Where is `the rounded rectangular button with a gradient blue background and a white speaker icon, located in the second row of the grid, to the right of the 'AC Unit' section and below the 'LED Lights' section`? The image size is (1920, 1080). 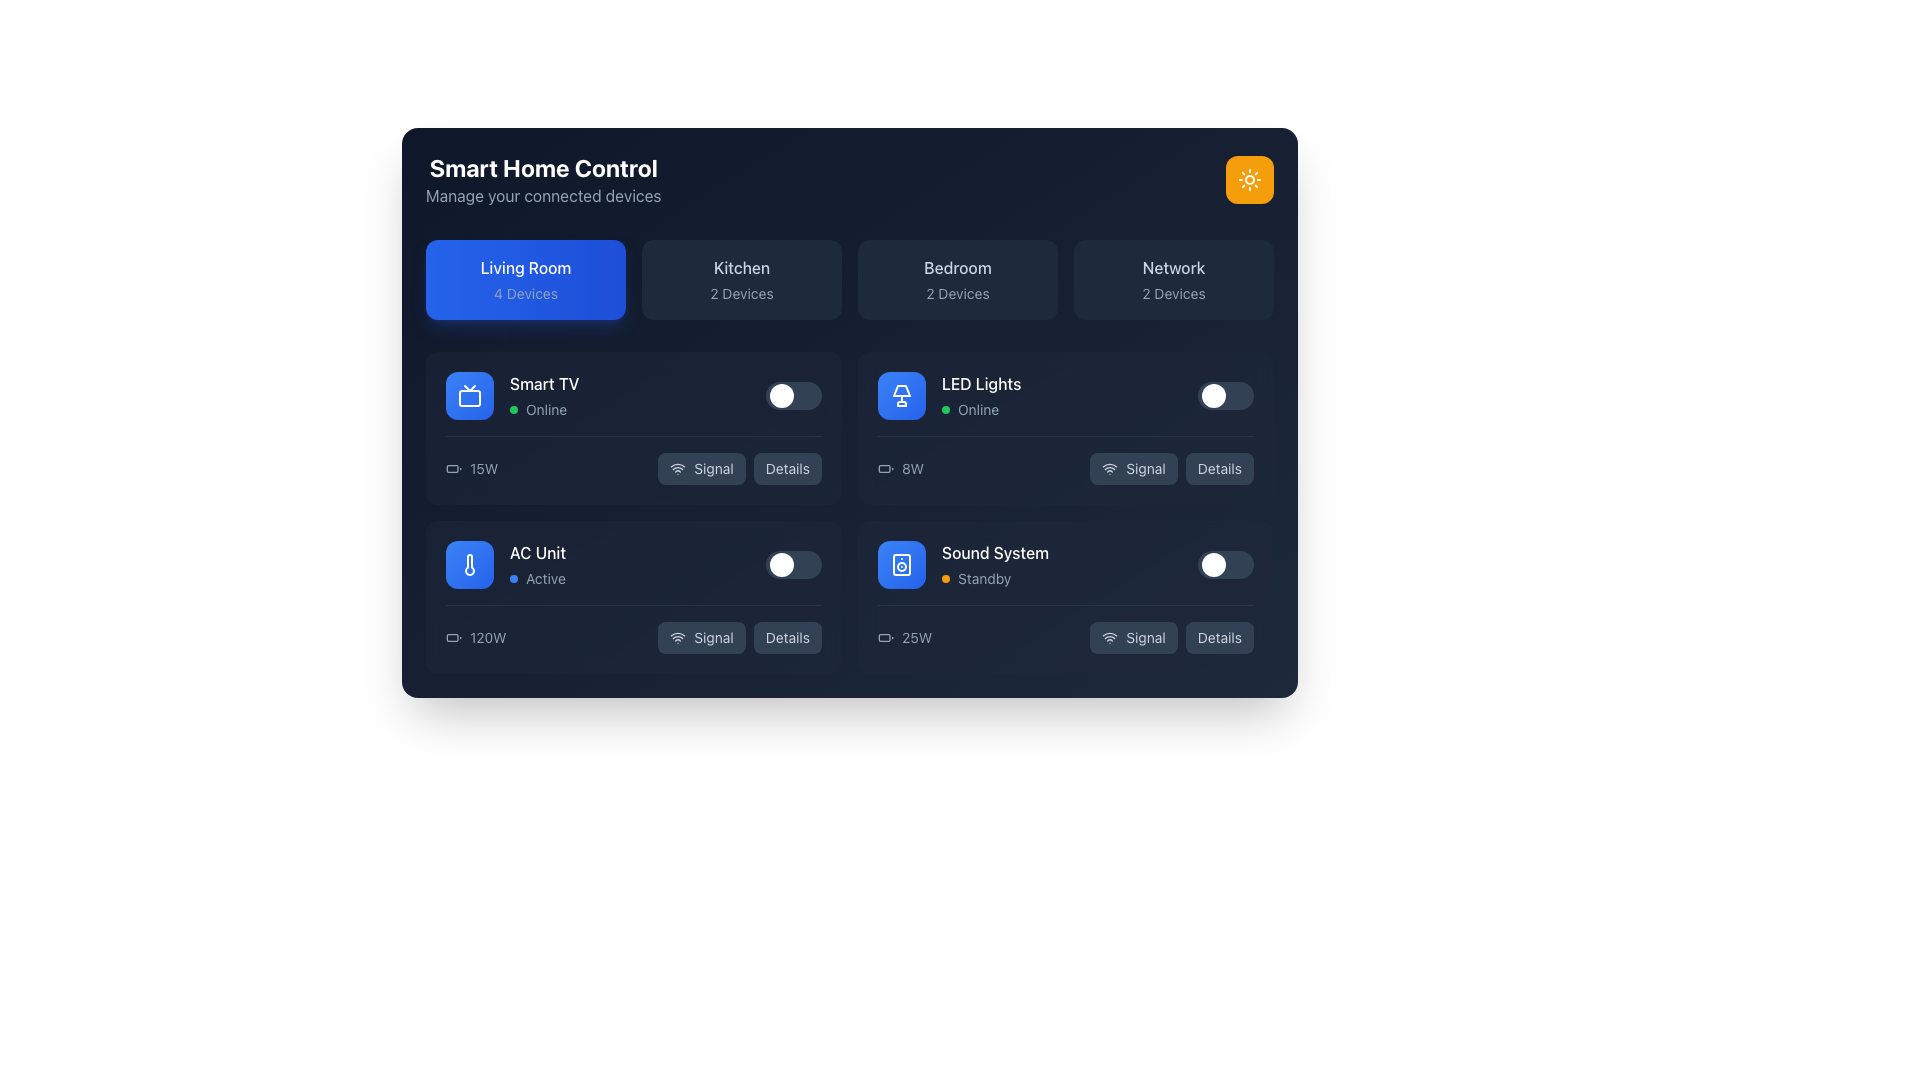
the rounded rectangular button with a gradient blue background and a white speaker icon, located in the second row of the grid, to the right of the 'AC Unit' section and below the 'LED Lights' section is located at coordinates (901, 564).